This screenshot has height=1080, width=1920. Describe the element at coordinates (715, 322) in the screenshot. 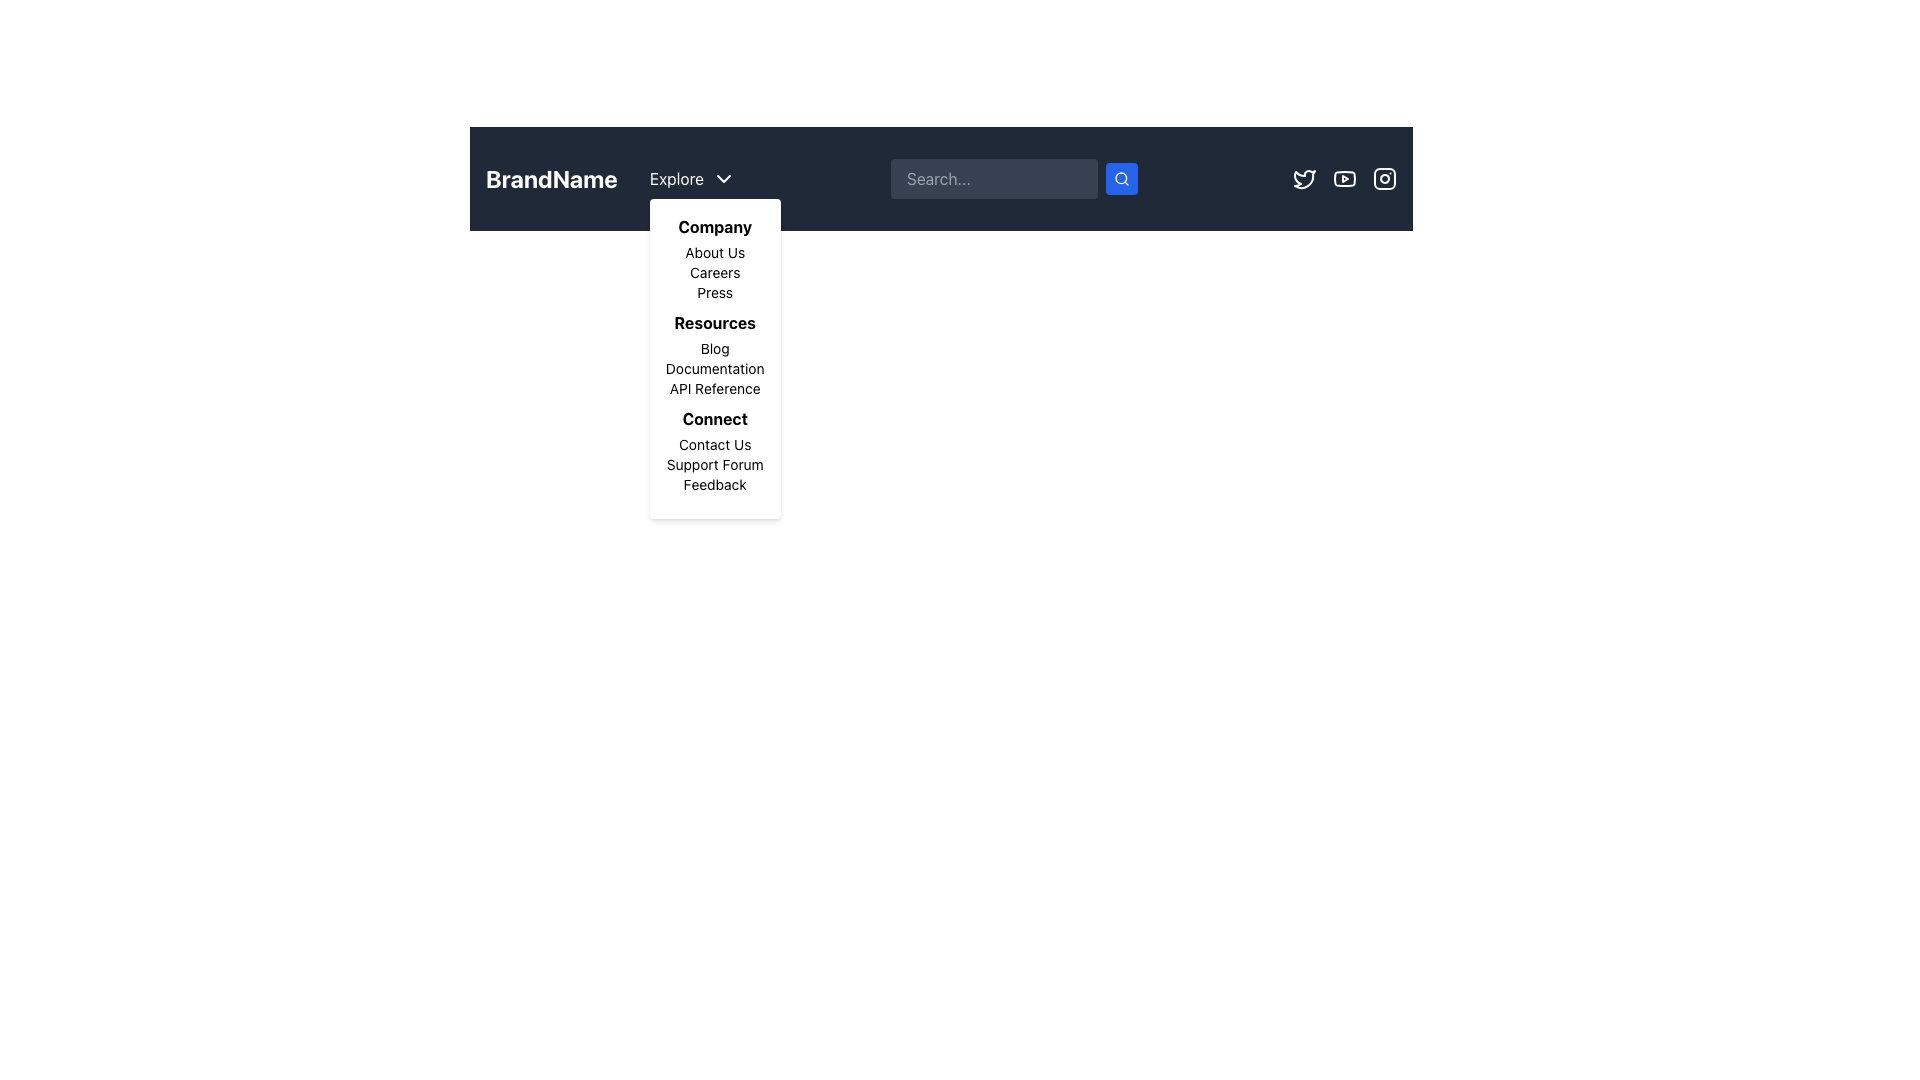

I see `text displayed in the second section header of the dropdown menu under the 'Company' section, which categorizes the entries 'Blog', 'Documentation', and 'API Reference'` at that location.